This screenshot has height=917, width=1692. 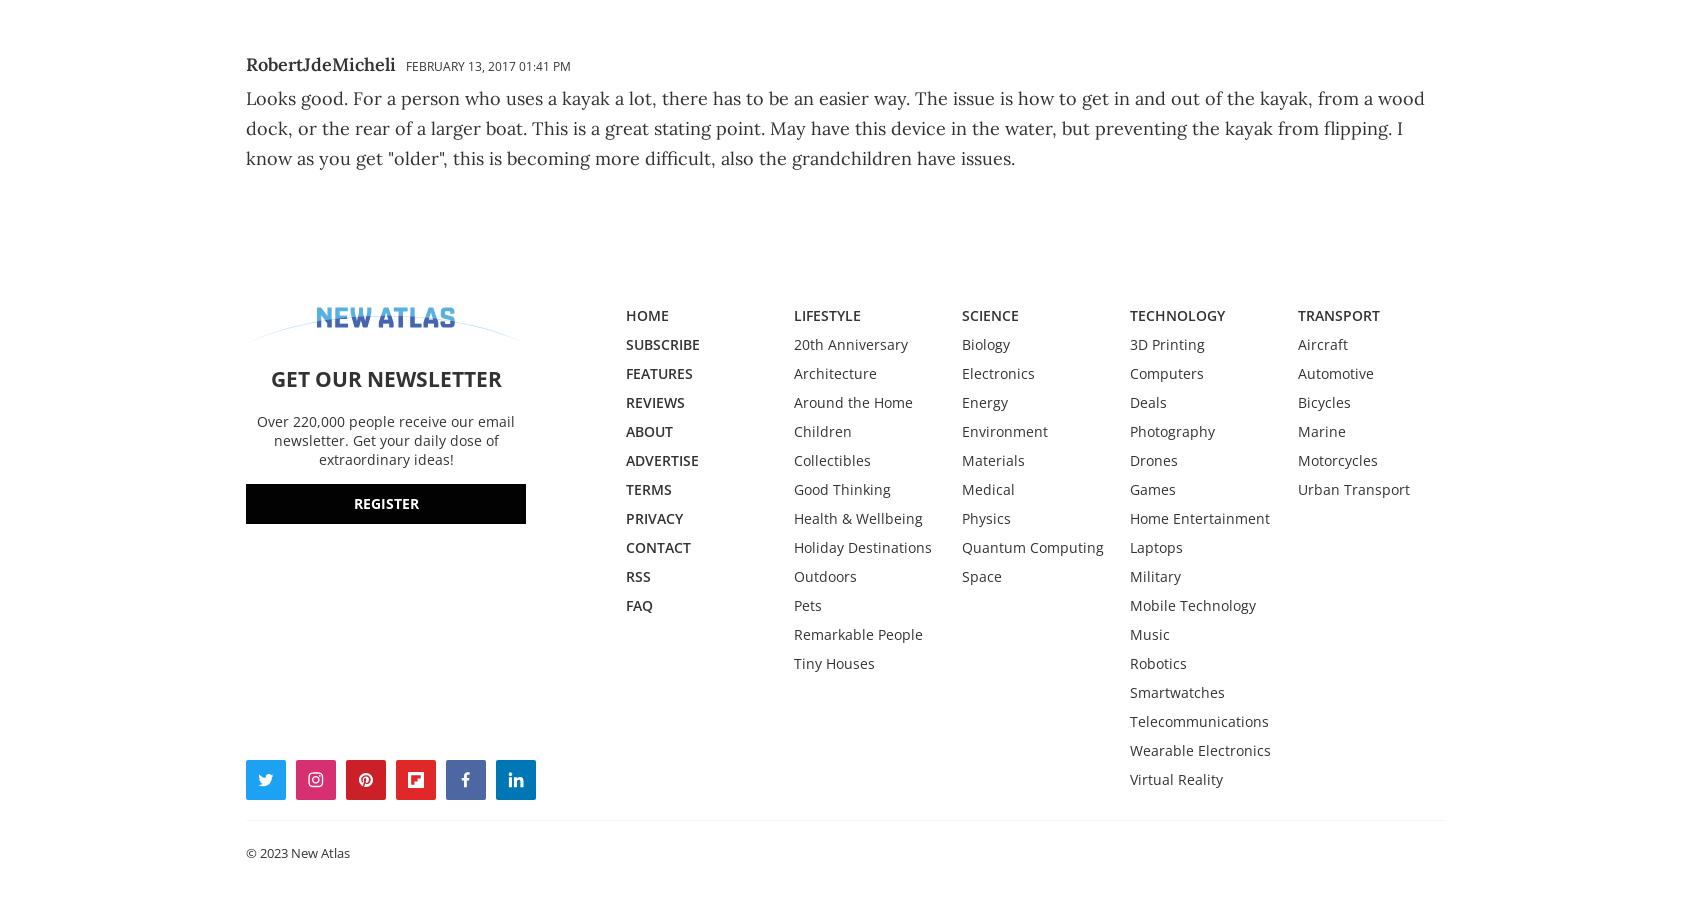 What do you see at coordinates (659, 372) in the screenshot?
I see `'FEATURES'` at bounding box center [659, 372].